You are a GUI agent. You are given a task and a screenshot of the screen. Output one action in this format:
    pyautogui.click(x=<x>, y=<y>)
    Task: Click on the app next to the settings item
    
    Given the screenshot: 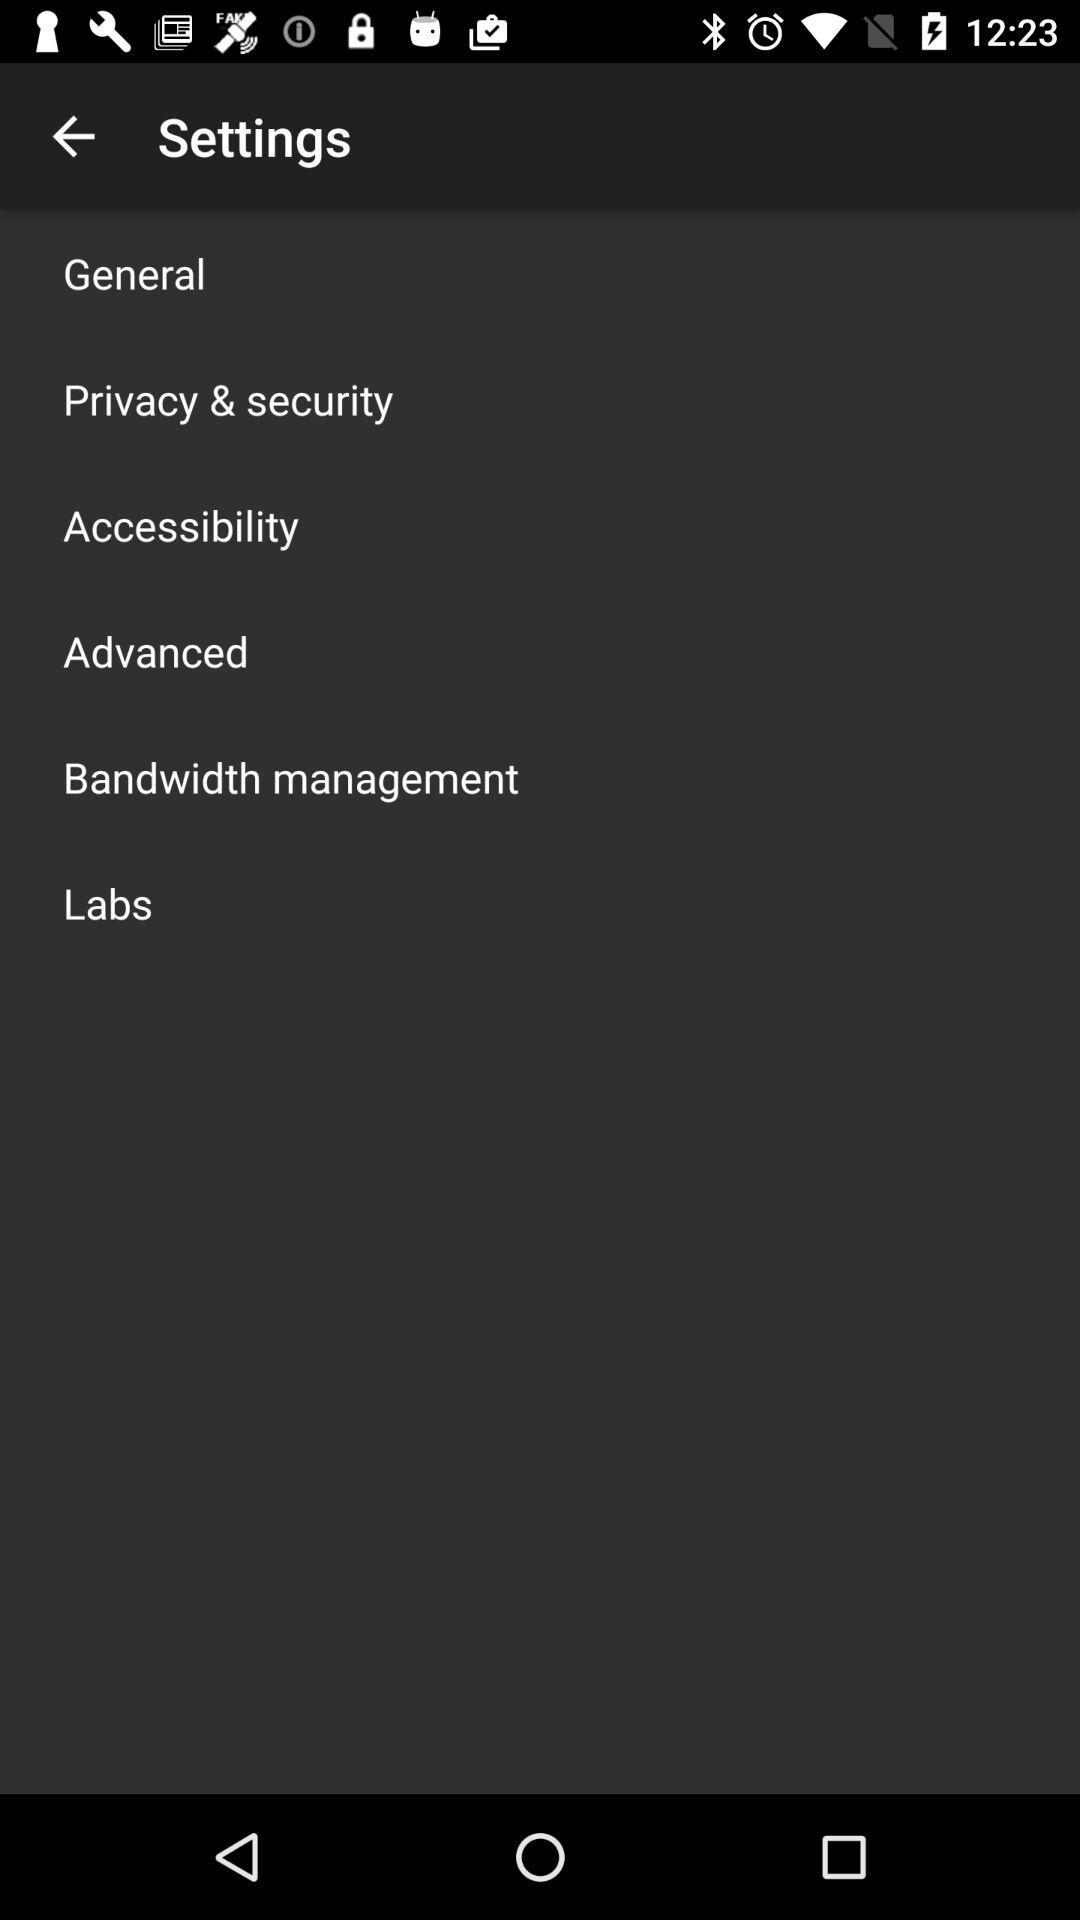 What is the action you would take?
    pyautogui.click(x=72, y=135)
    